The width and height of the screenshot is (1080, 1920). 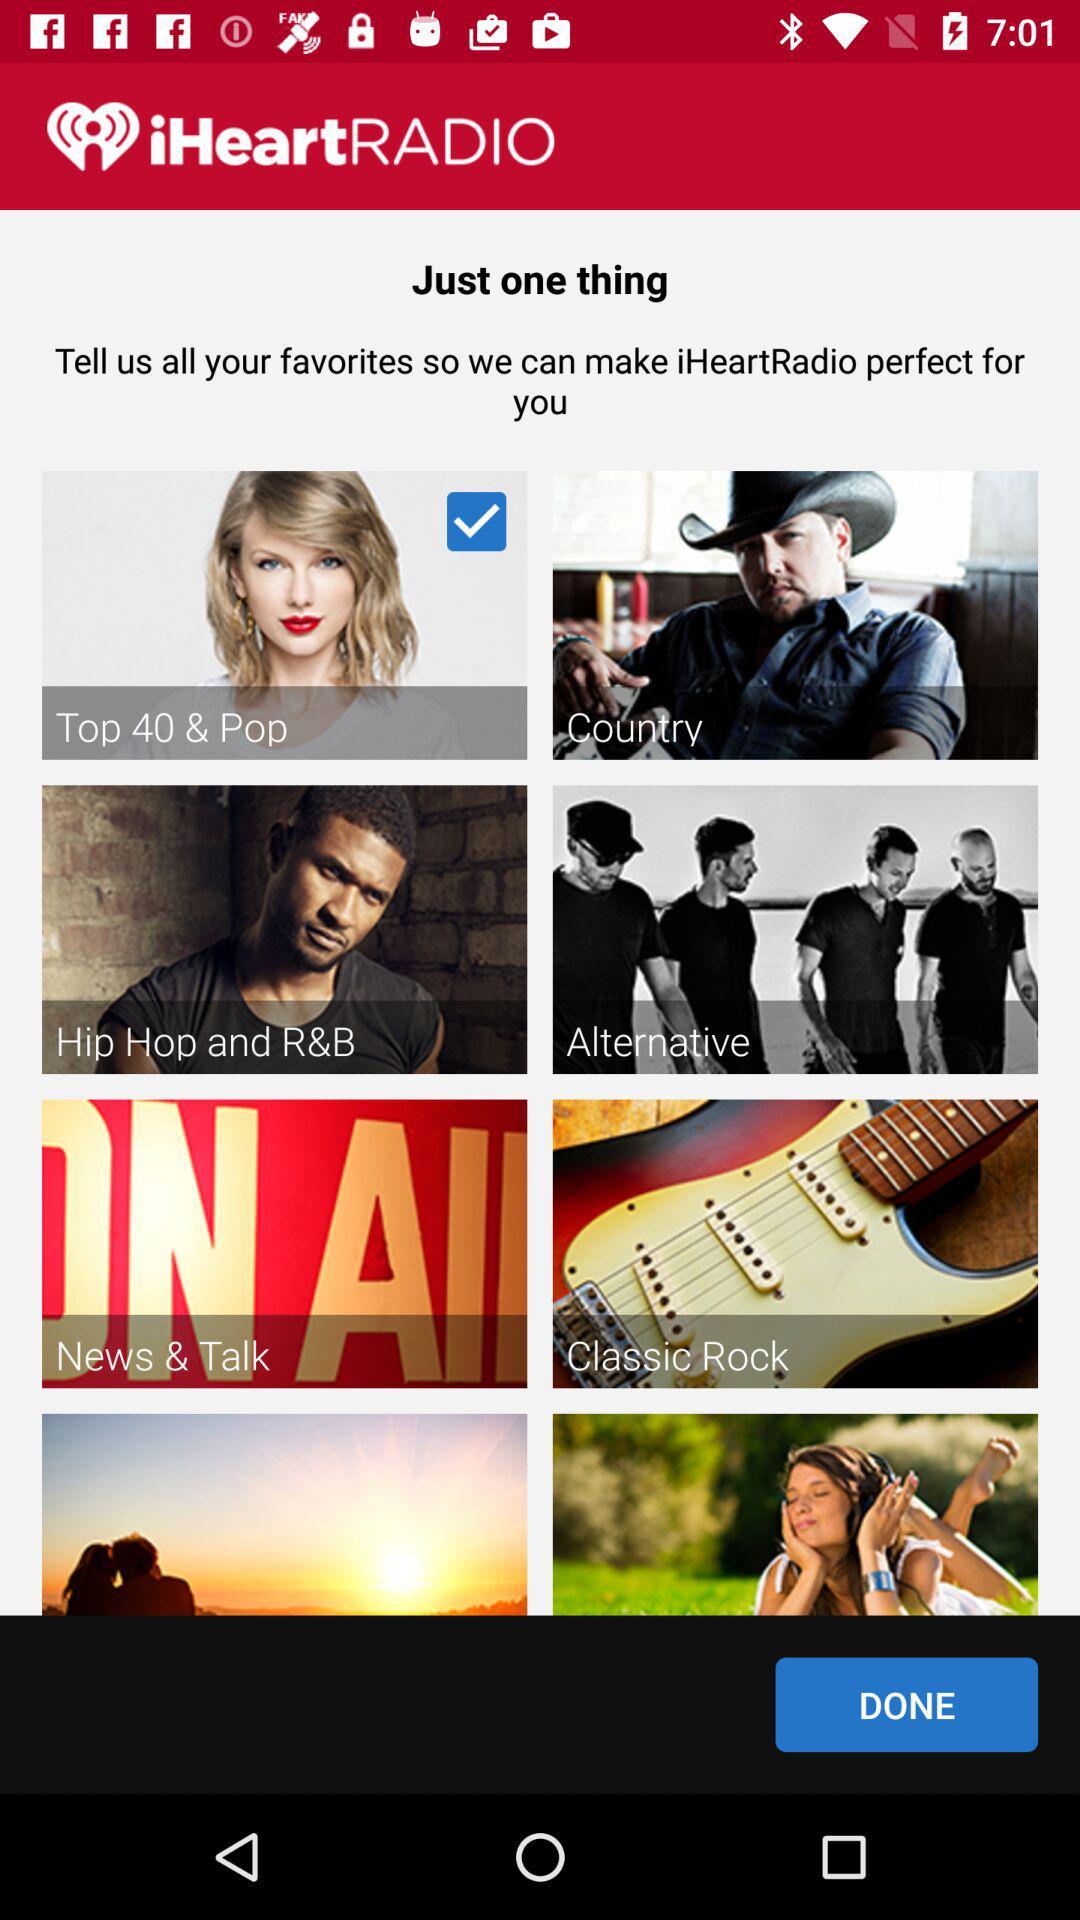 What do you see at coordinates (906, 1703) in the screenshot?
I see `done` at bounding box center [906, 1703].